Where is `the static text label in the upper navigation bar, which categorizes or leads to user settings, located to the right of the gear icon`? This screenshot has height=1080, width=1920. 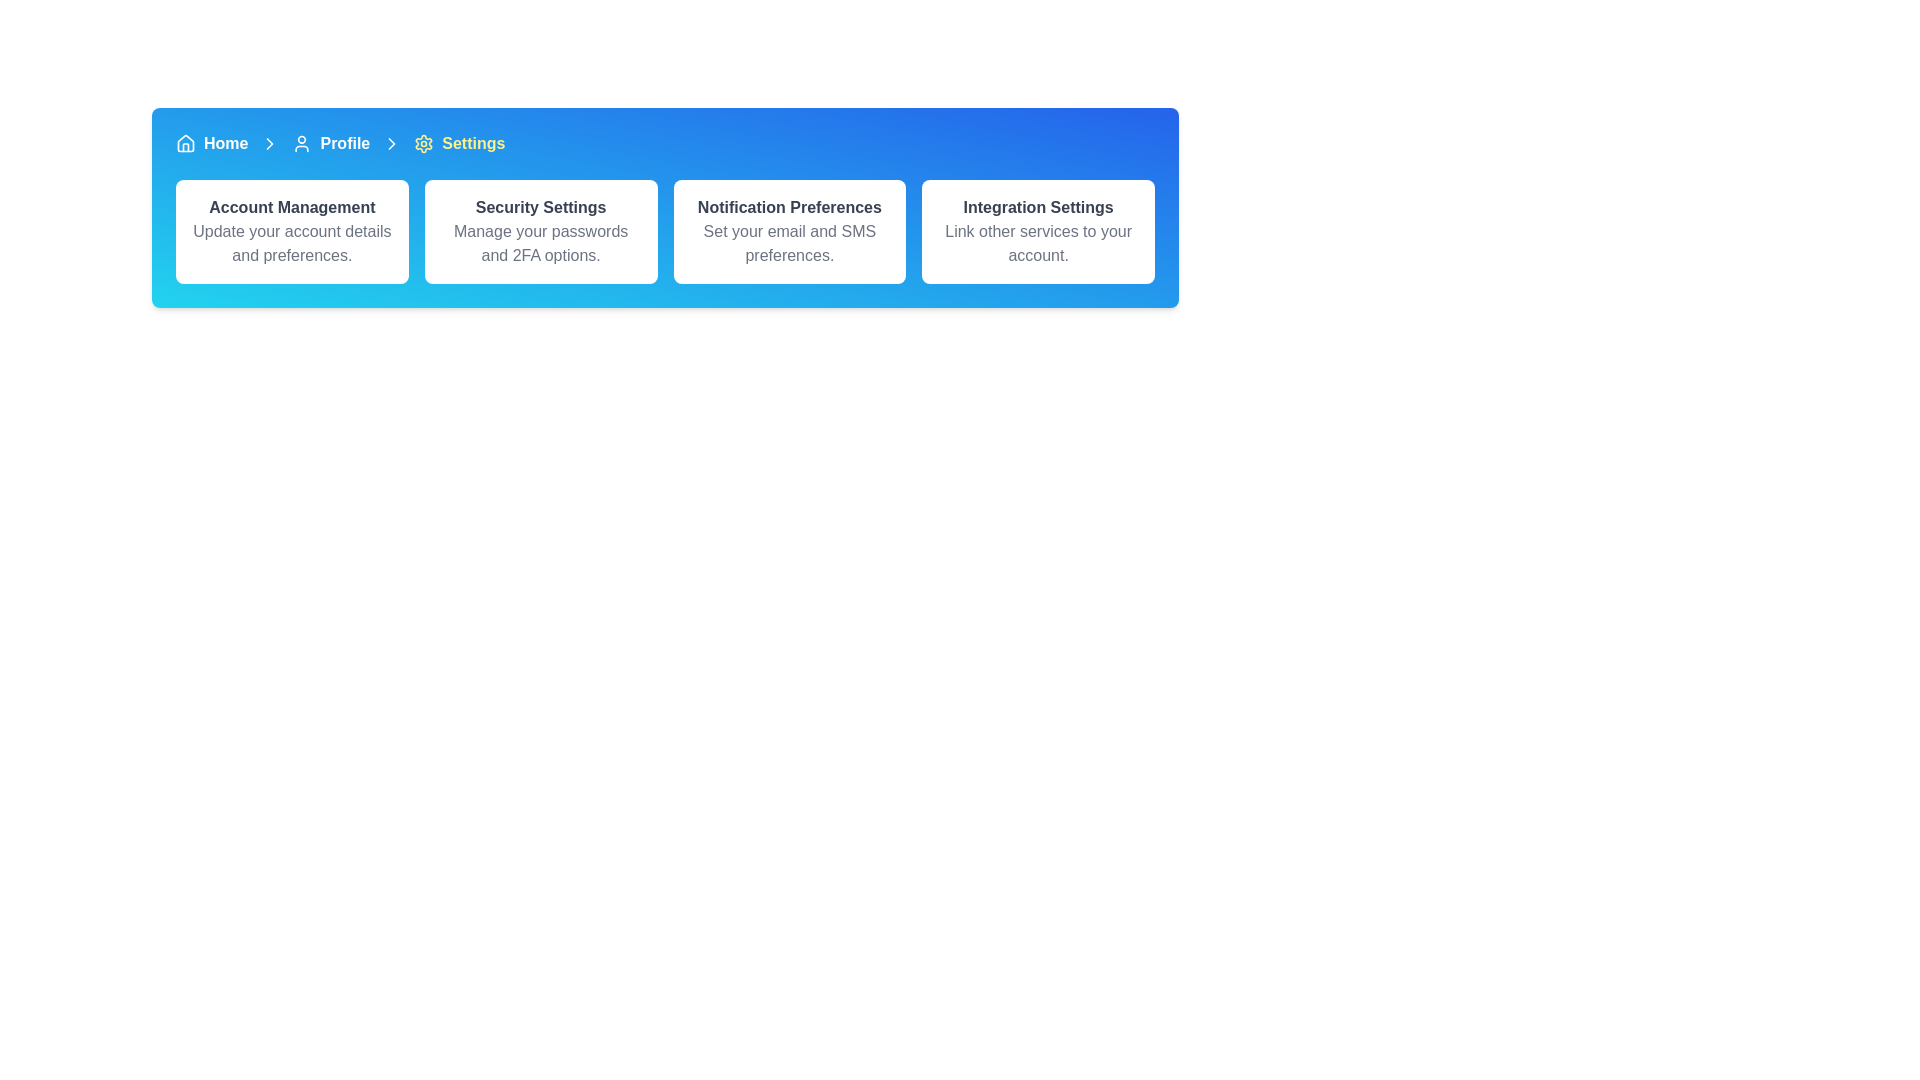
the static text label in the upper navigation bar, which categorizes or leads to user settings, located to the right of the gear icon is located at coordinates (472, 142).